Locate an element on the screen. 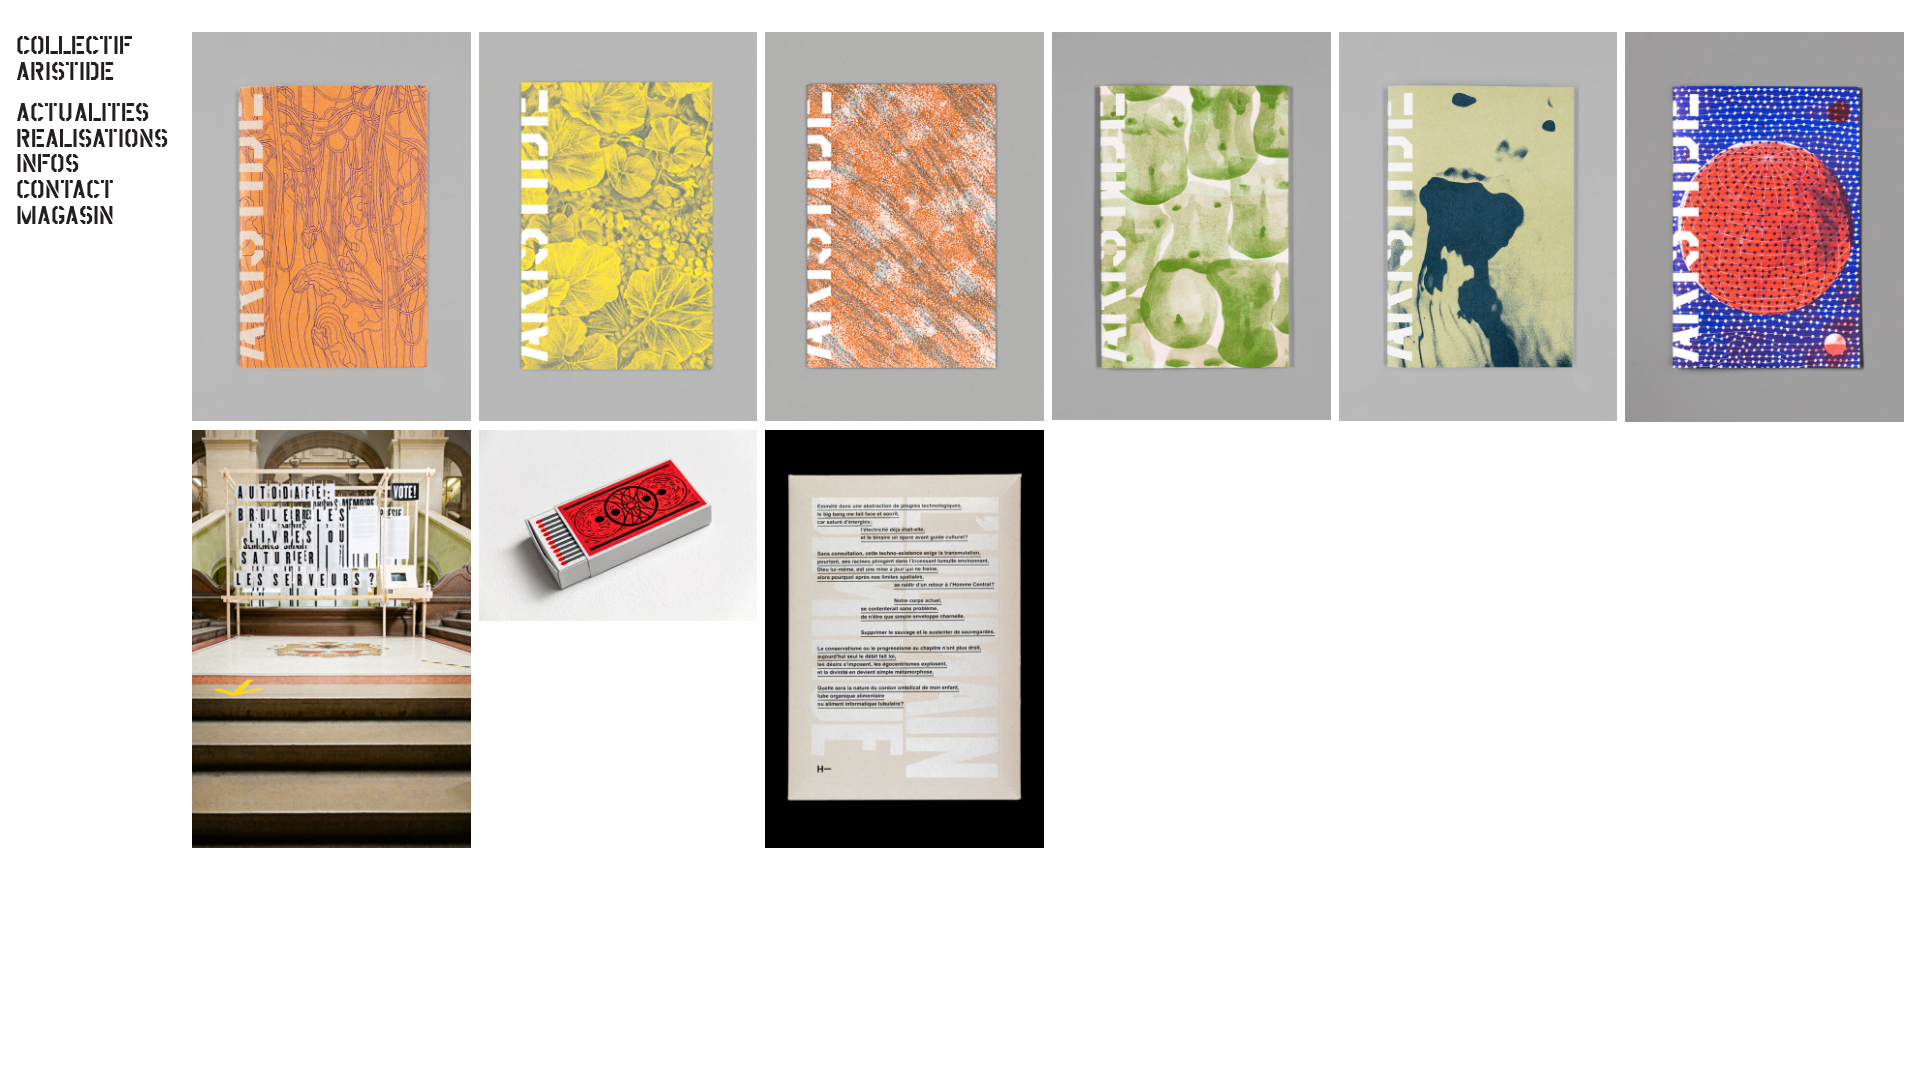  'COLLECTIF ARISTIDE' is located at coordinates (80, 56).